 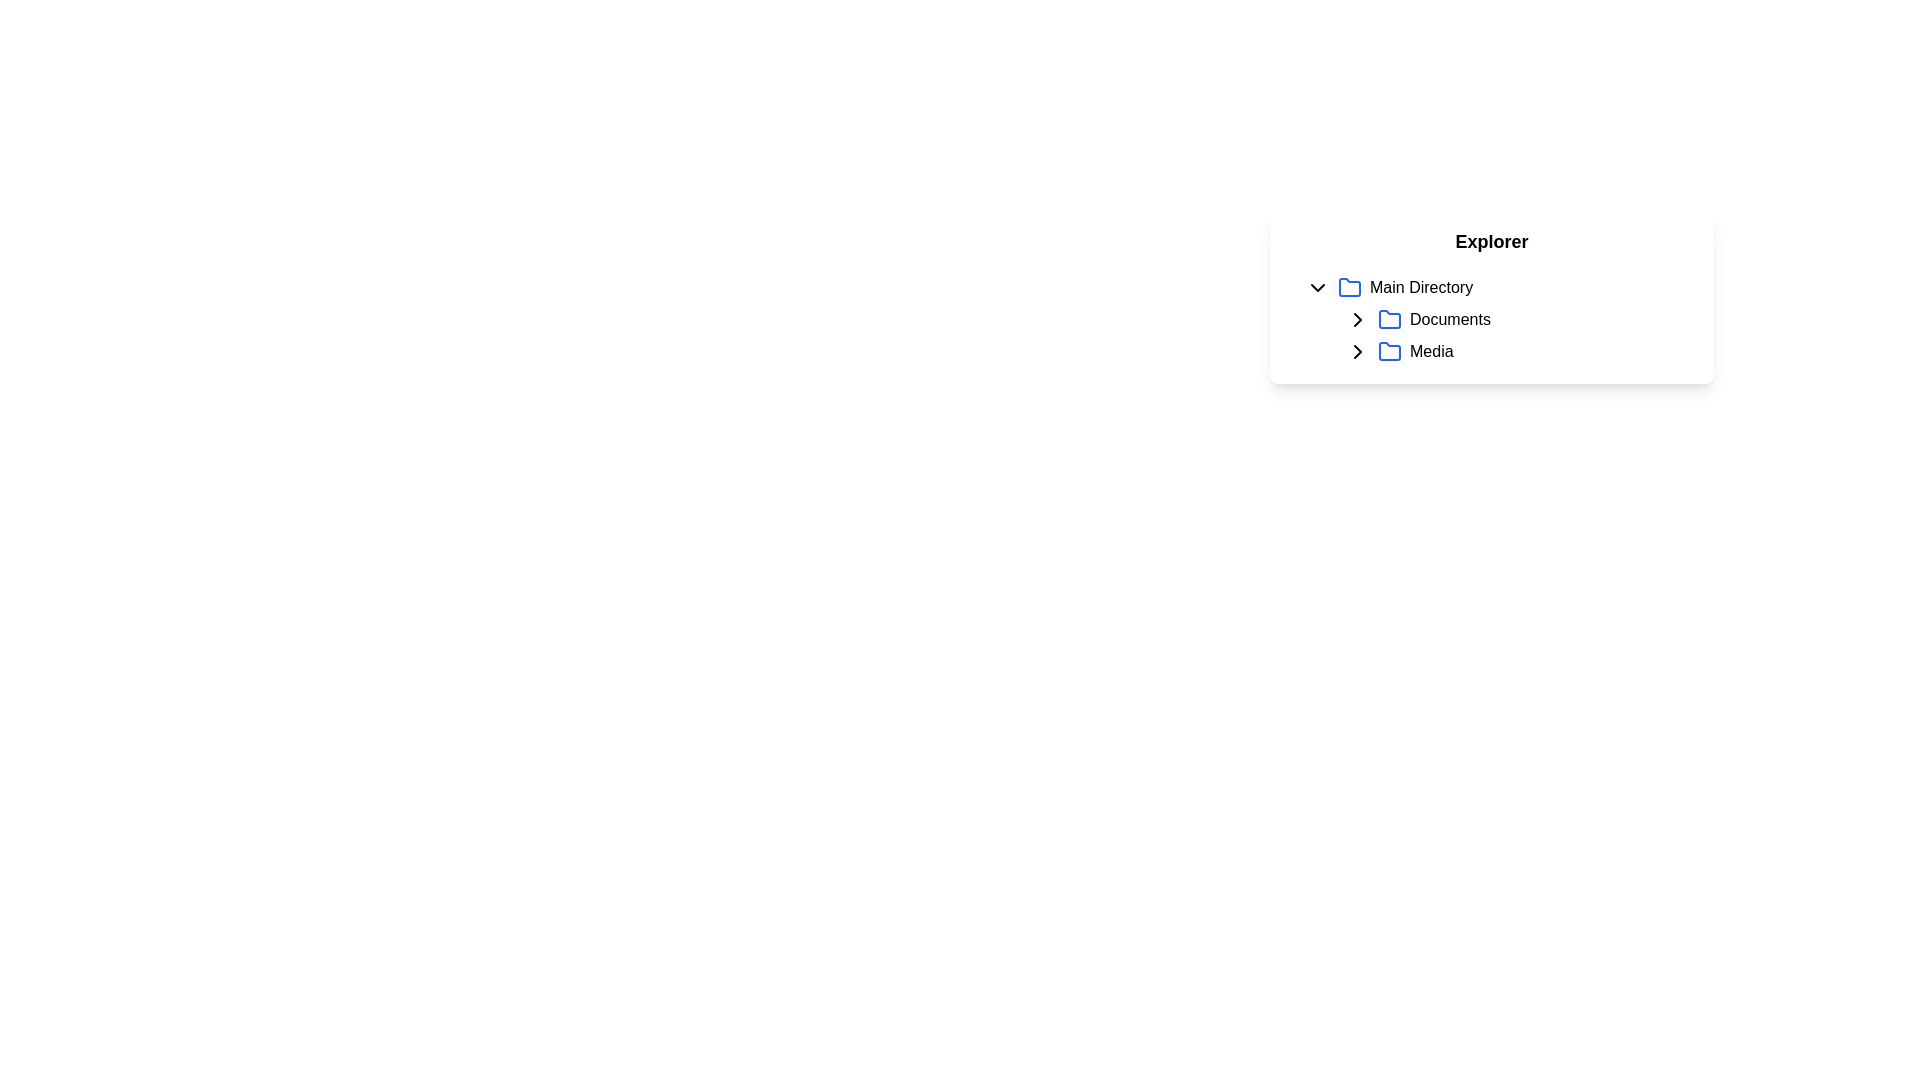 I want to click on the Folder icon, which is the third item in the vertical list under the 'Explorer' heading, distinguished by its rounded edges and blue stroke outline, so click(x=1389, y=350).